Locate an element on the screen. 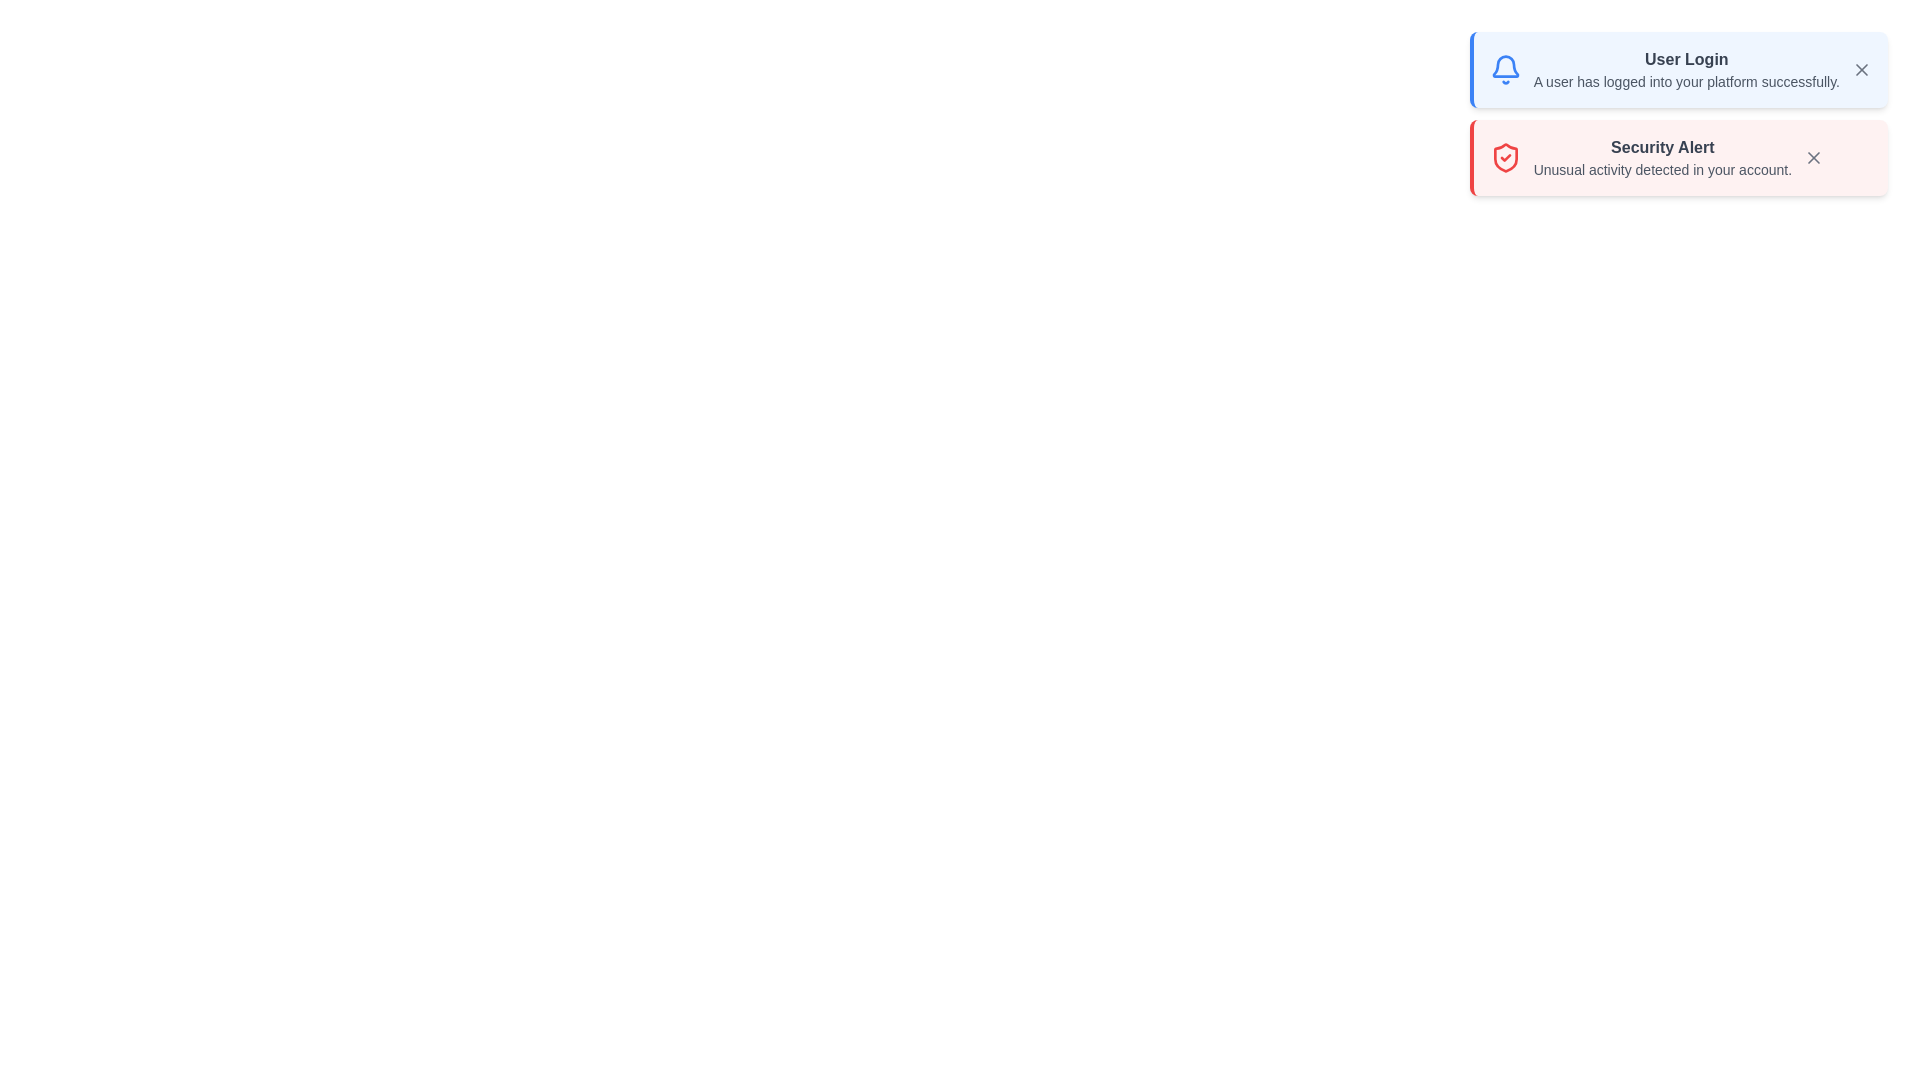  the notification to read its details is located at coordinates (1678, 68).